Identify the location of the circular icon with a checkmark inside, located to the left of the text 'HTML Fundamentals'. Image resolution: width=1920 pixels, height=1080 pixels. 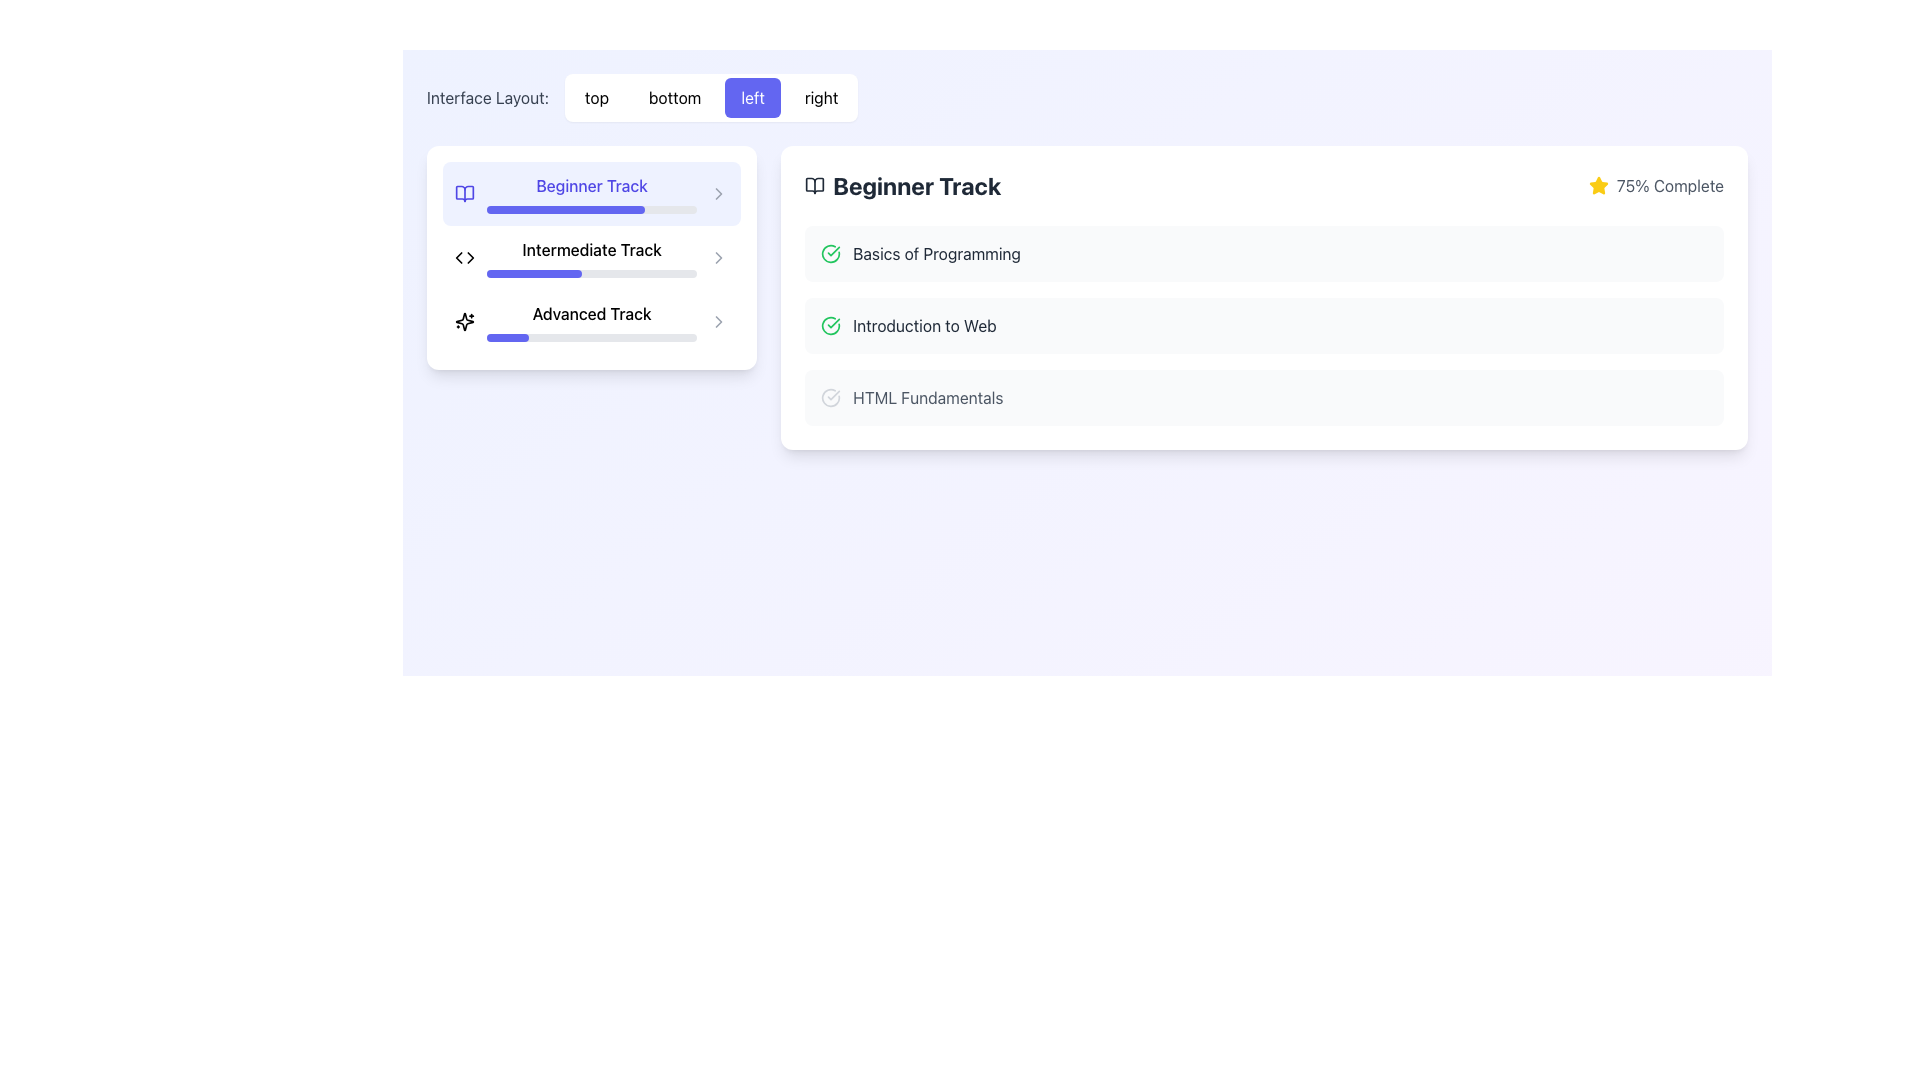
(831, 397).